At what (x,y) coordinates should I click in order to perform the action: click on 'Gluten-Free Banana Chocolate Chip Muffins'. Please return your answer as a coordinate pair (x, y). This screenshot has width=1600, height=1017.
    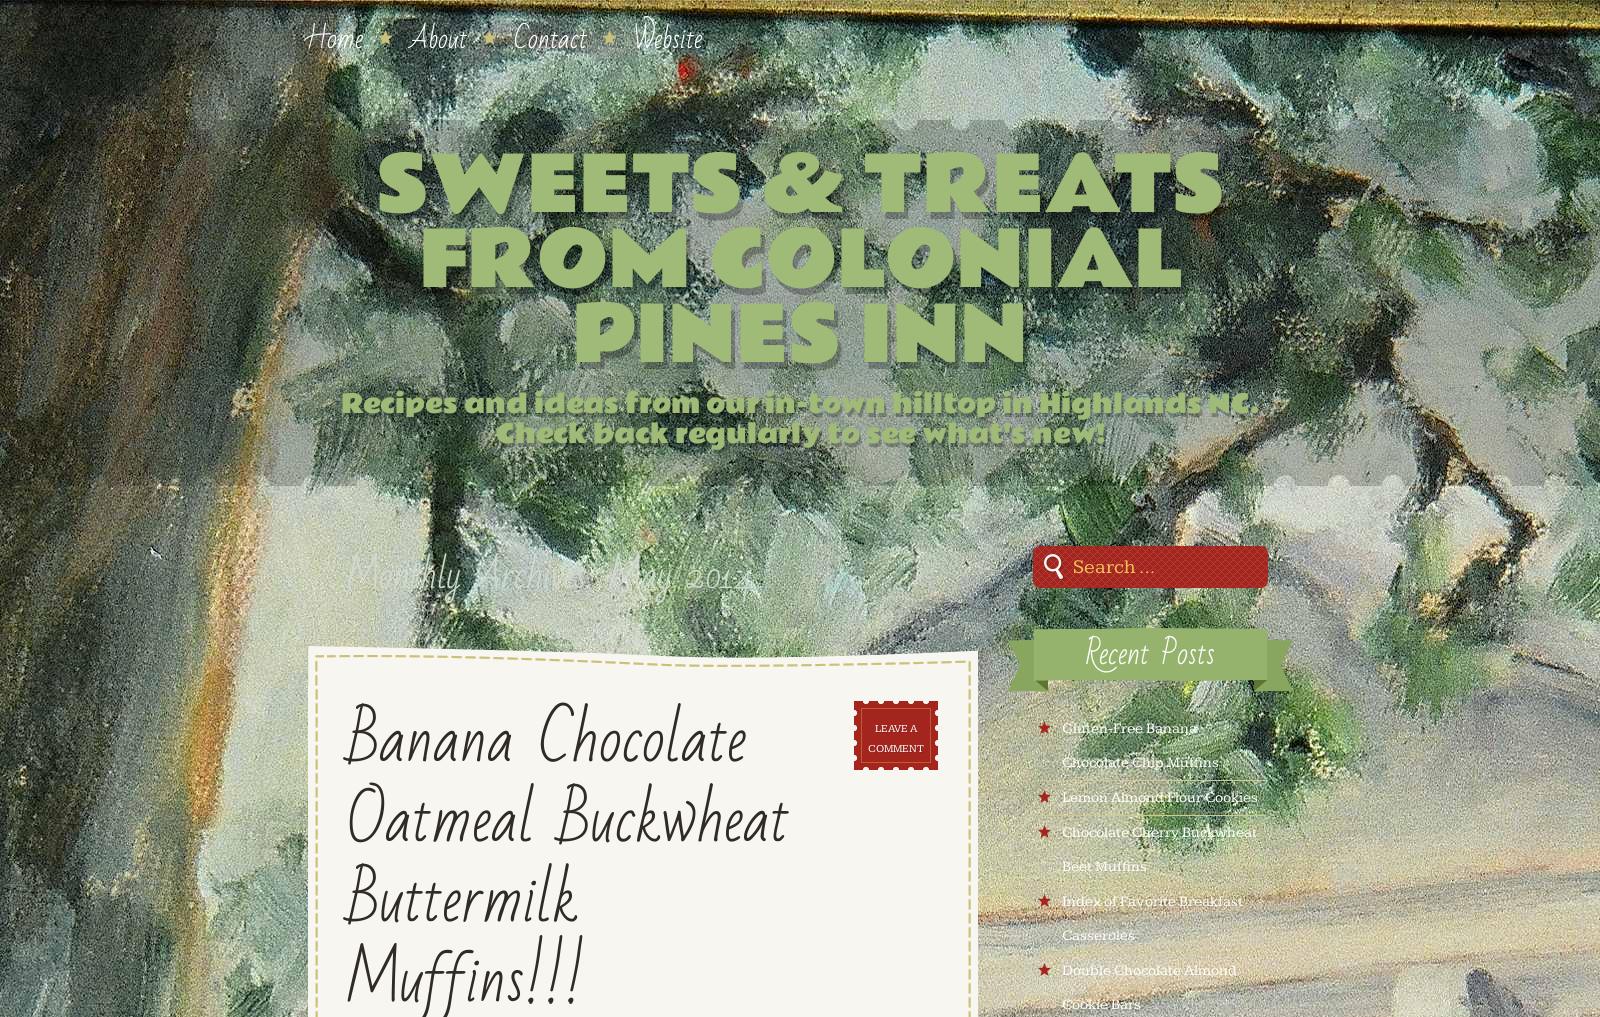
    Looking at the image, I should click on (1139, 745).